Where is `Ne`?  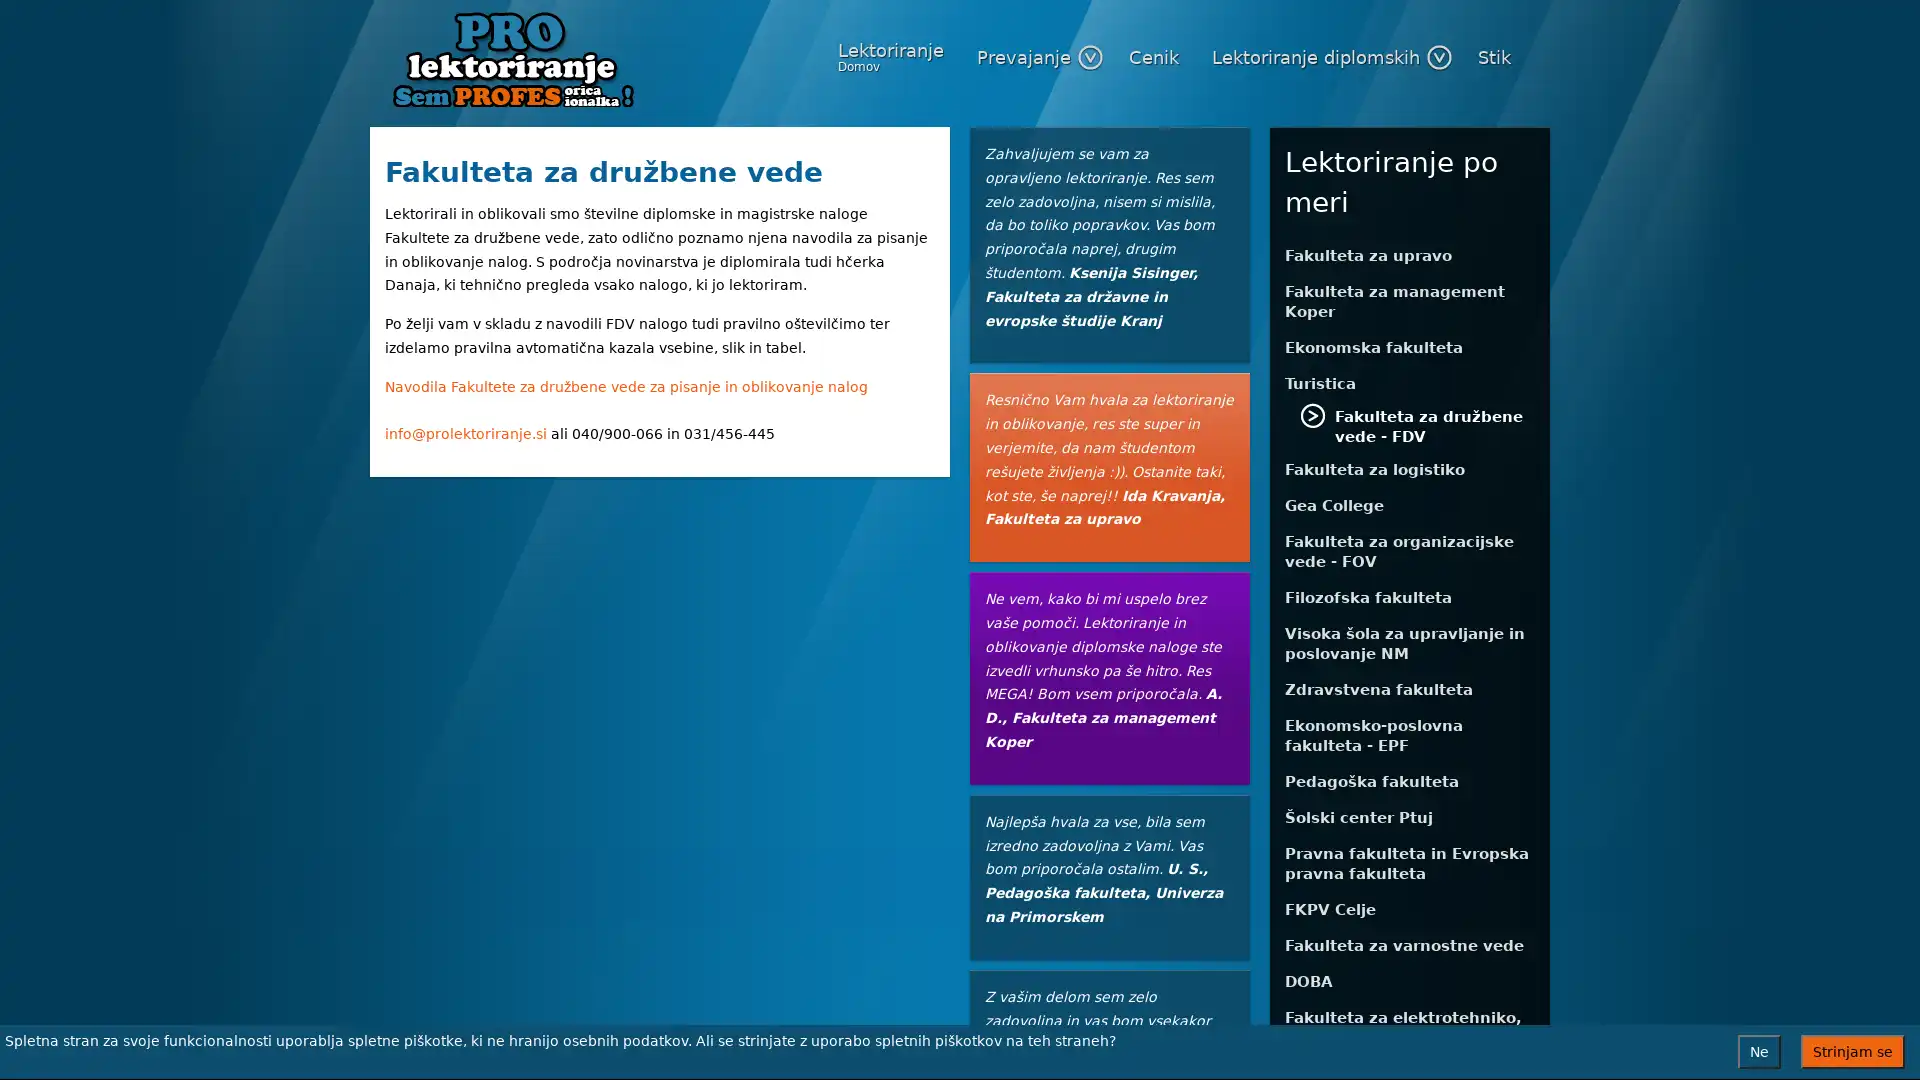 Ne is located at coordinates (1758, 1051).